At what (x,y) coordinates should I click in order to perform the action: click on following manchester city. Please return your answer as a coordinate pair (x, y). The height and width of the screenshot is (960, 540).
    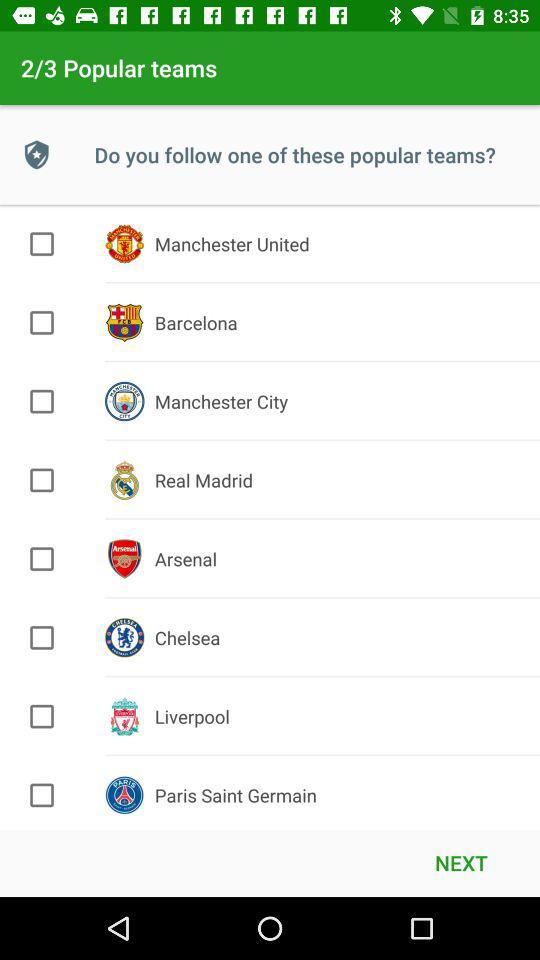
    Looking at the image, I should click on (42, 400).